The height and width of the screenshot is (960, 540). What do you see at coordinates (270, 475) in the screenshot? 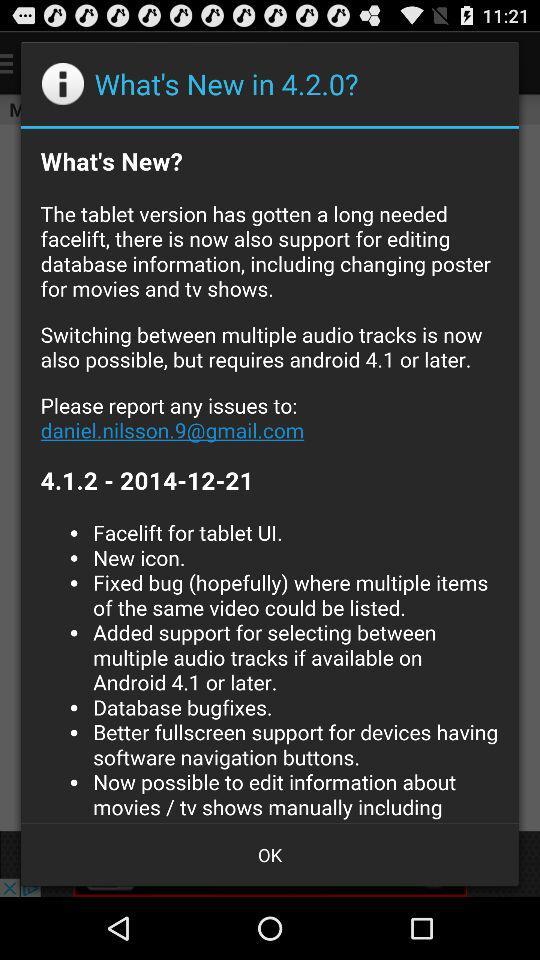
I see `files` at bounding box center [270, 475].